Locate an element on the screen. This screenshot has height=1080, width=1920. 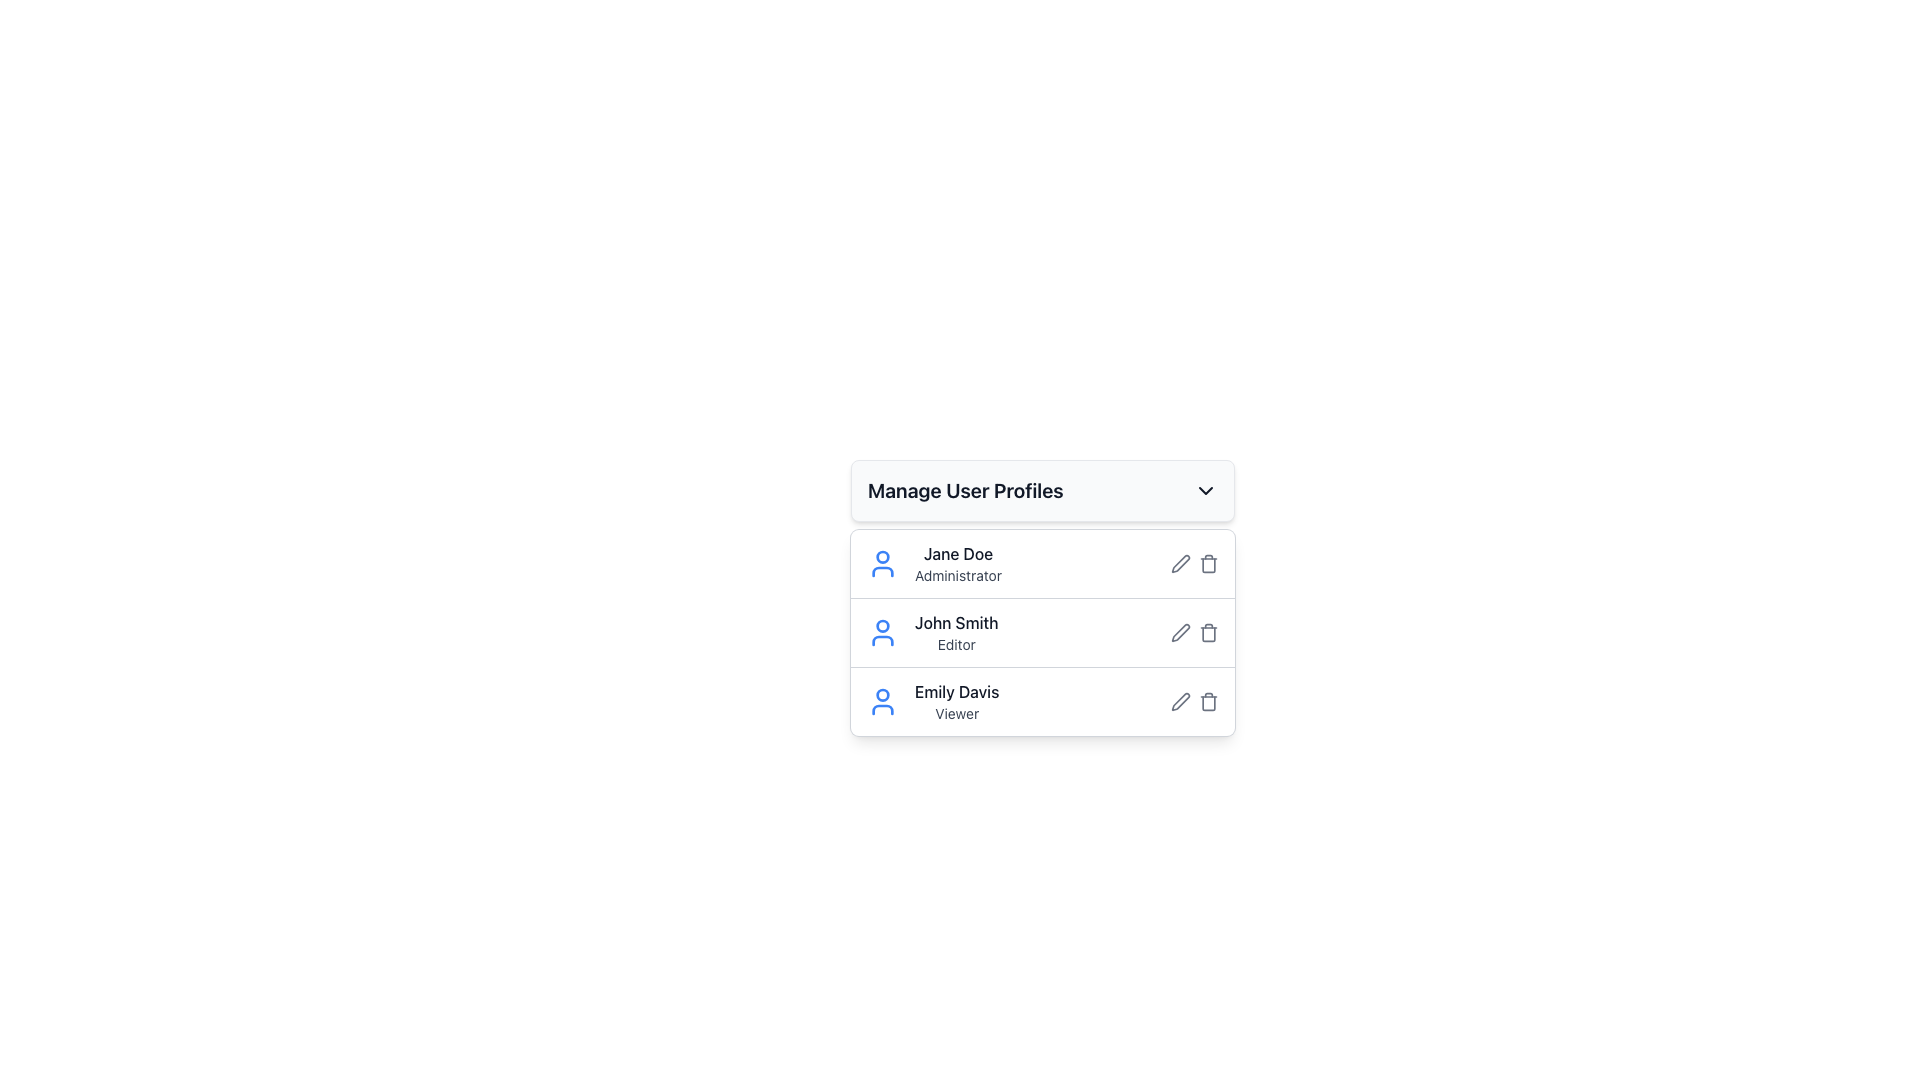
the static text label 'Editor' that is positioned below the name 'John Smith' in the user profile list is located at coordinates (955, 644).